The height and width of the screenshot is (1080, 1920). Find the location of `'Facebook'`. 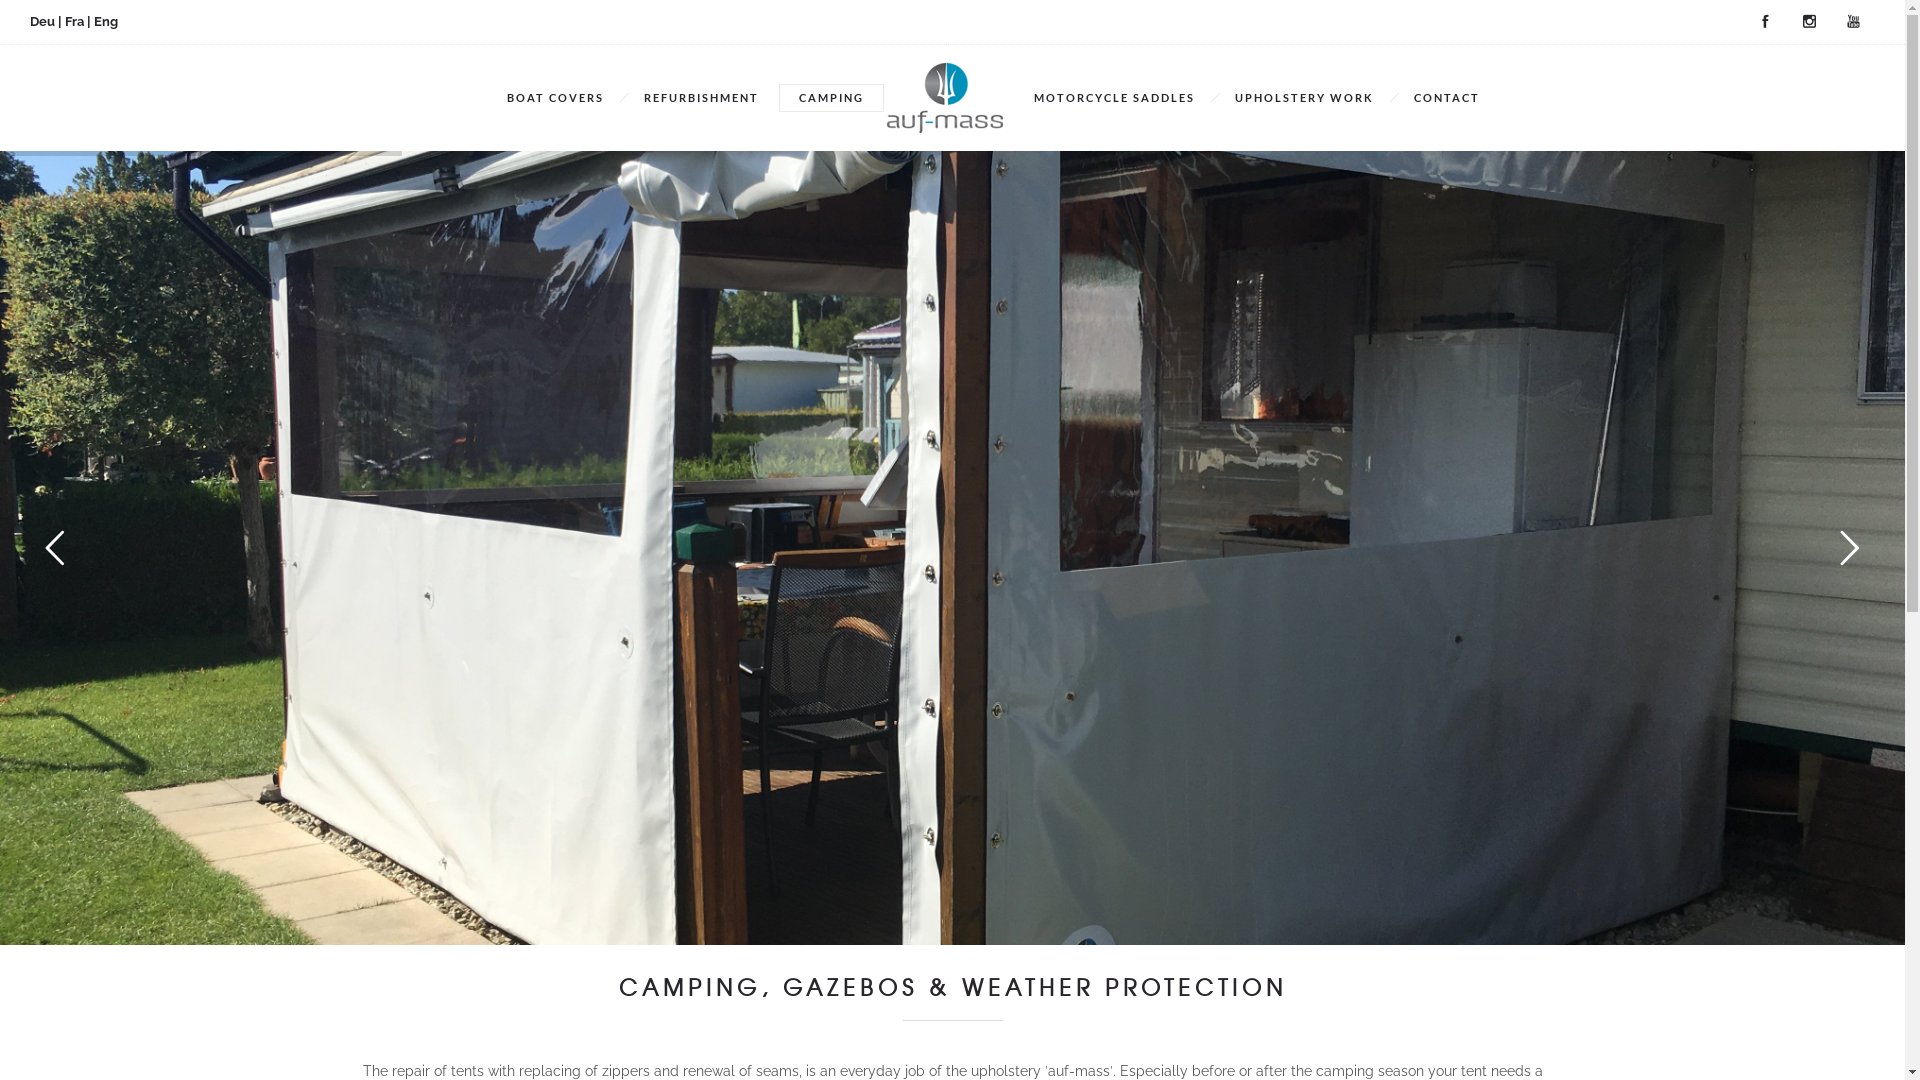

'Facebook' is located at coordinates (1765, 22).